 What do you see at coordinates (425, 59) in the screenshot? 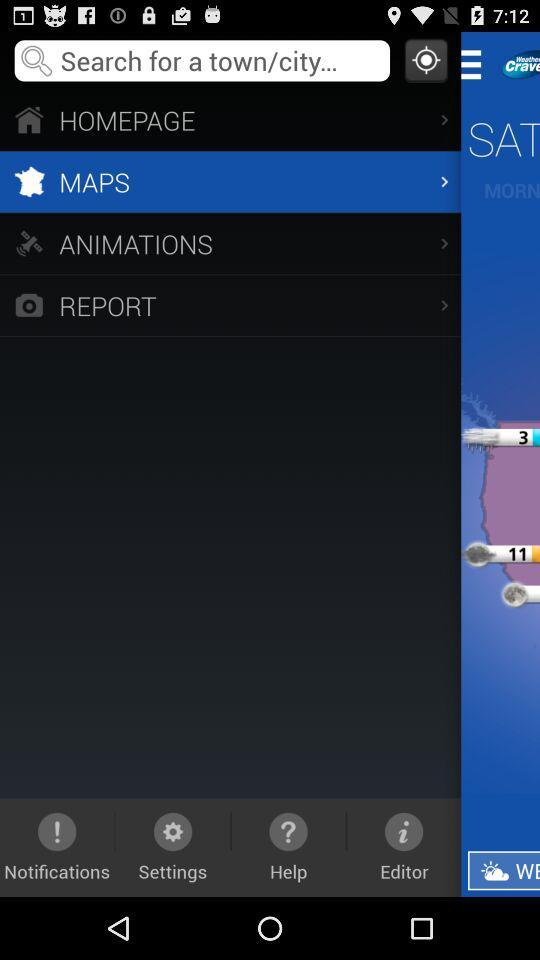
I see `turn on location` at bounding box center [425, 59].